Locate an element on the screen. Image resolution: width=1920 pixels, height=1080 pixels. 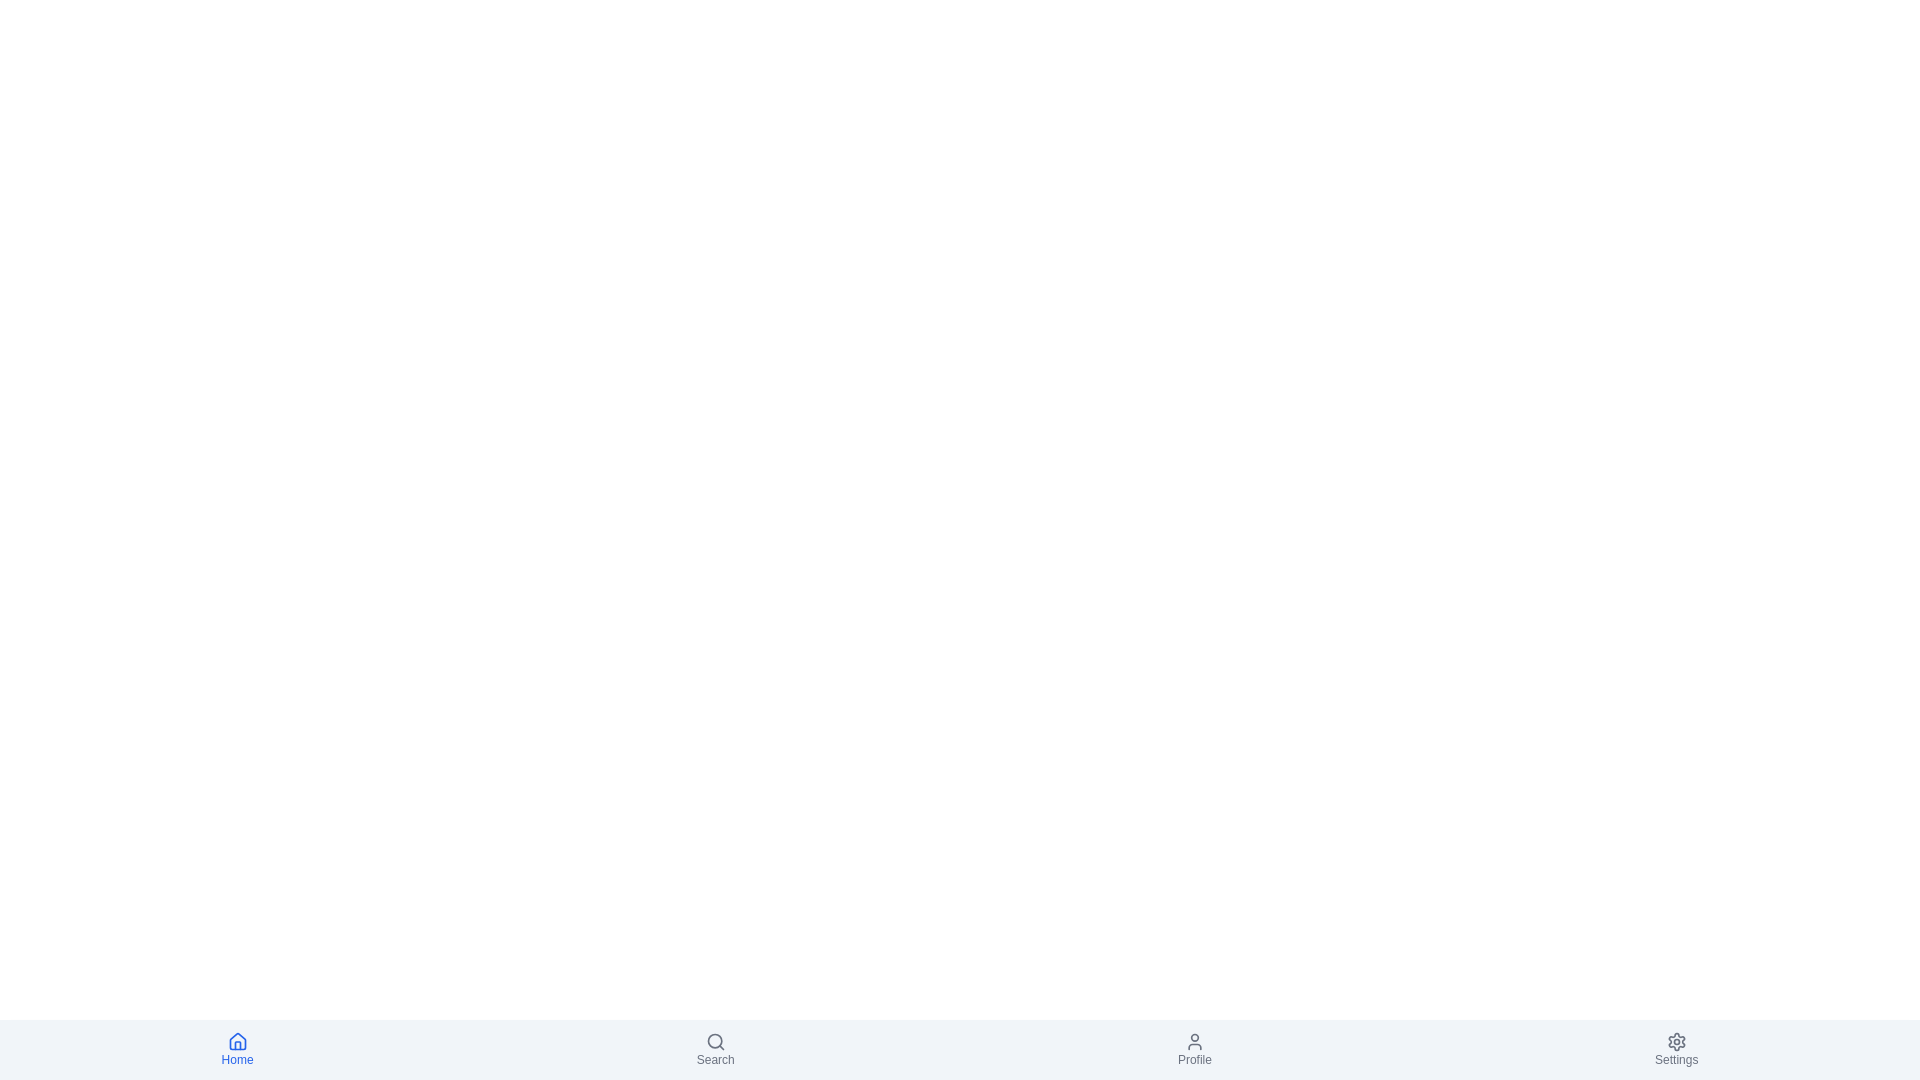
the settings icon located on the far right of the bottom navigation bar is located at coordinates (1676, 1040).